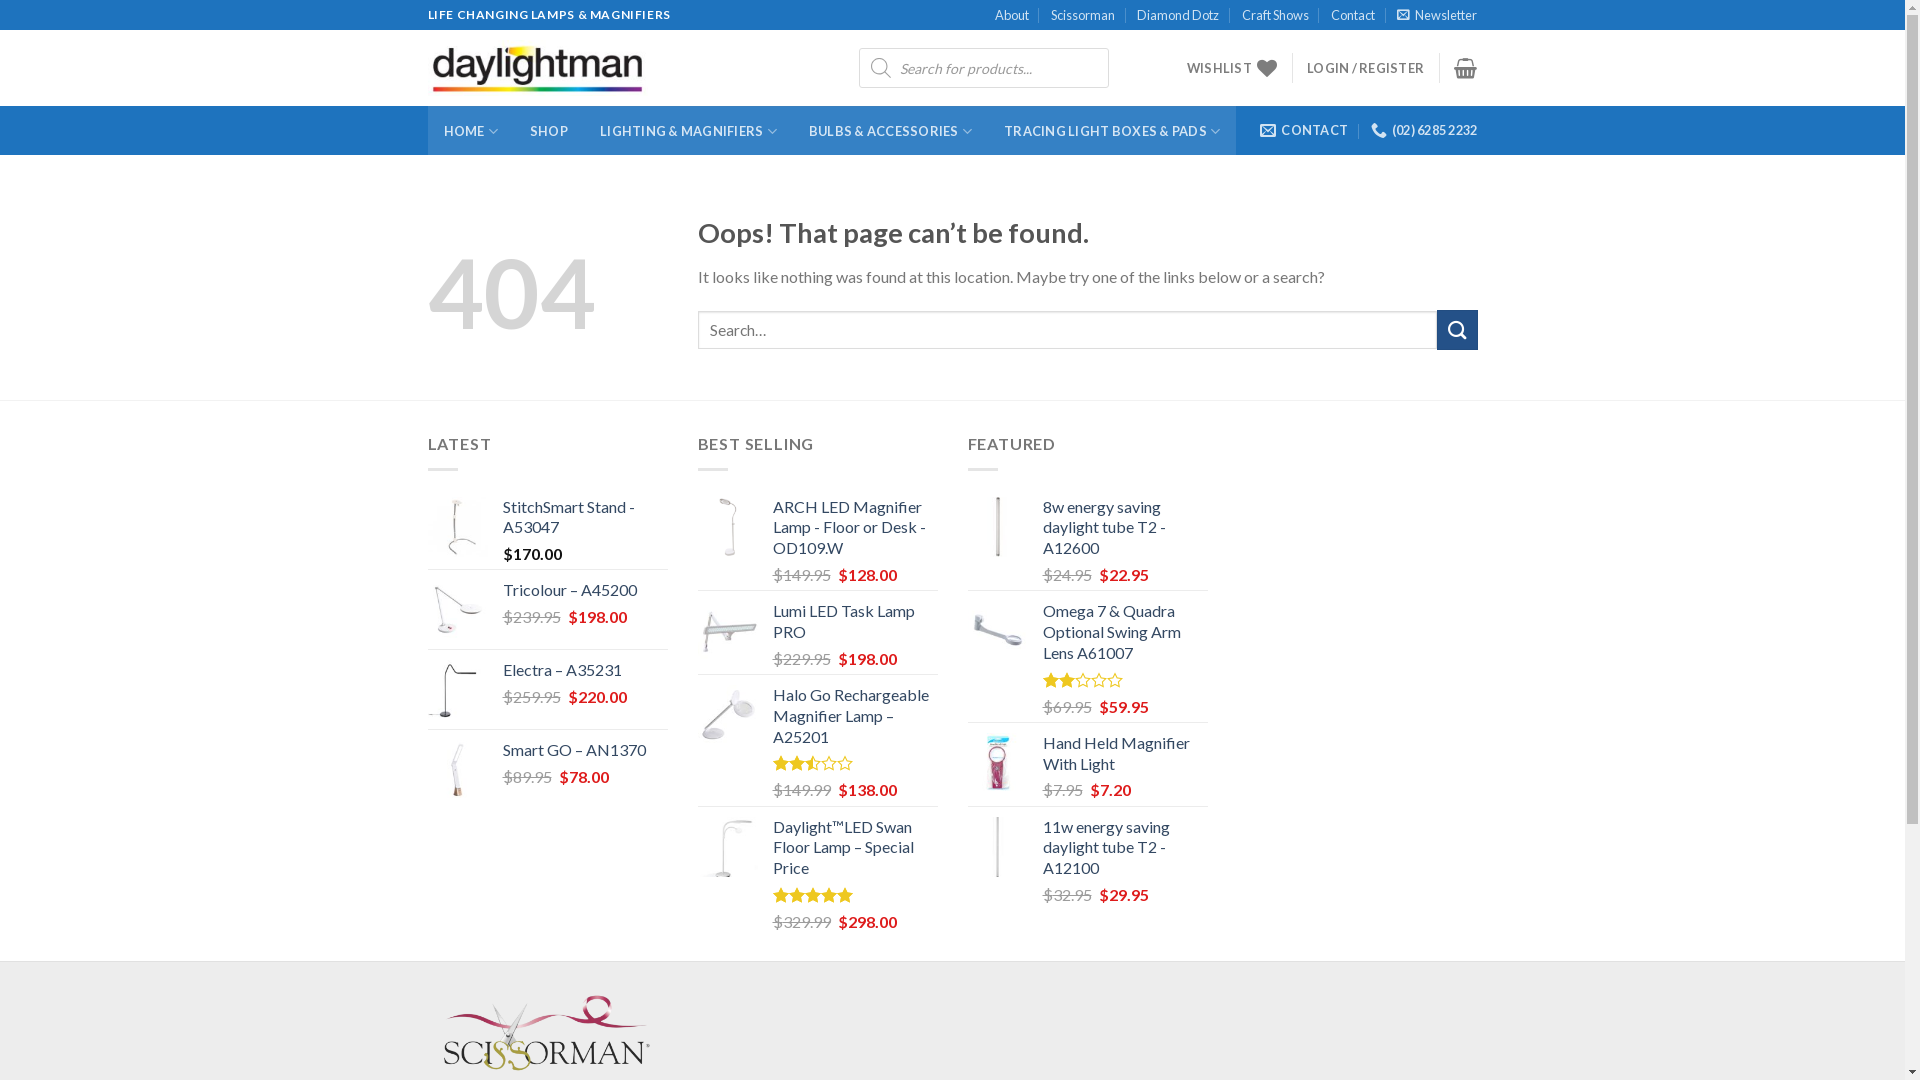 The image size is (1920, 1080). What do you see at coordinates (1353, 15) in the screenshot?
I see `'Contact'` at bounding box center [1353, 15].